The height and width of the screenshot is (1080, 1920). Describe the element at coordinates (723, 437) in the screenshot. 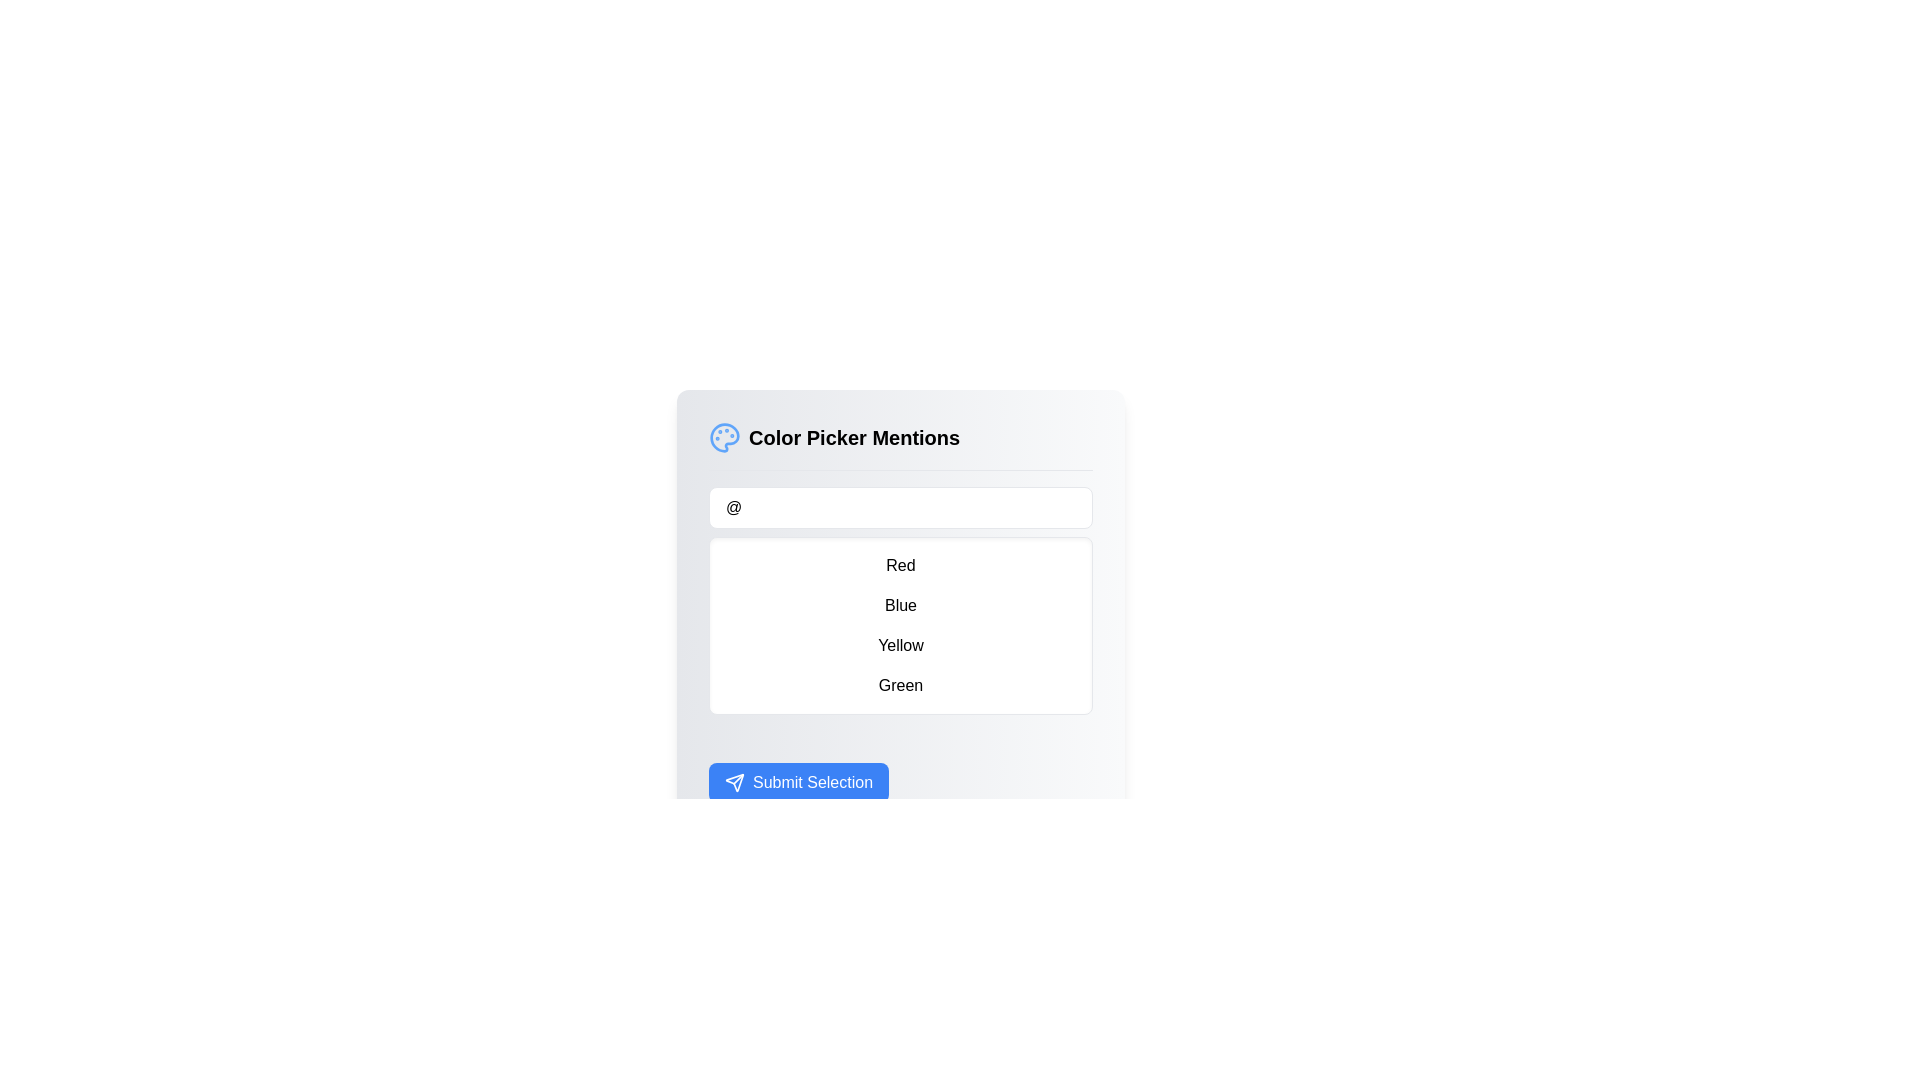

I see `the palette-shaped icon with a blue outline located to the left of the title 'Color Picker Mentions'` at that location.